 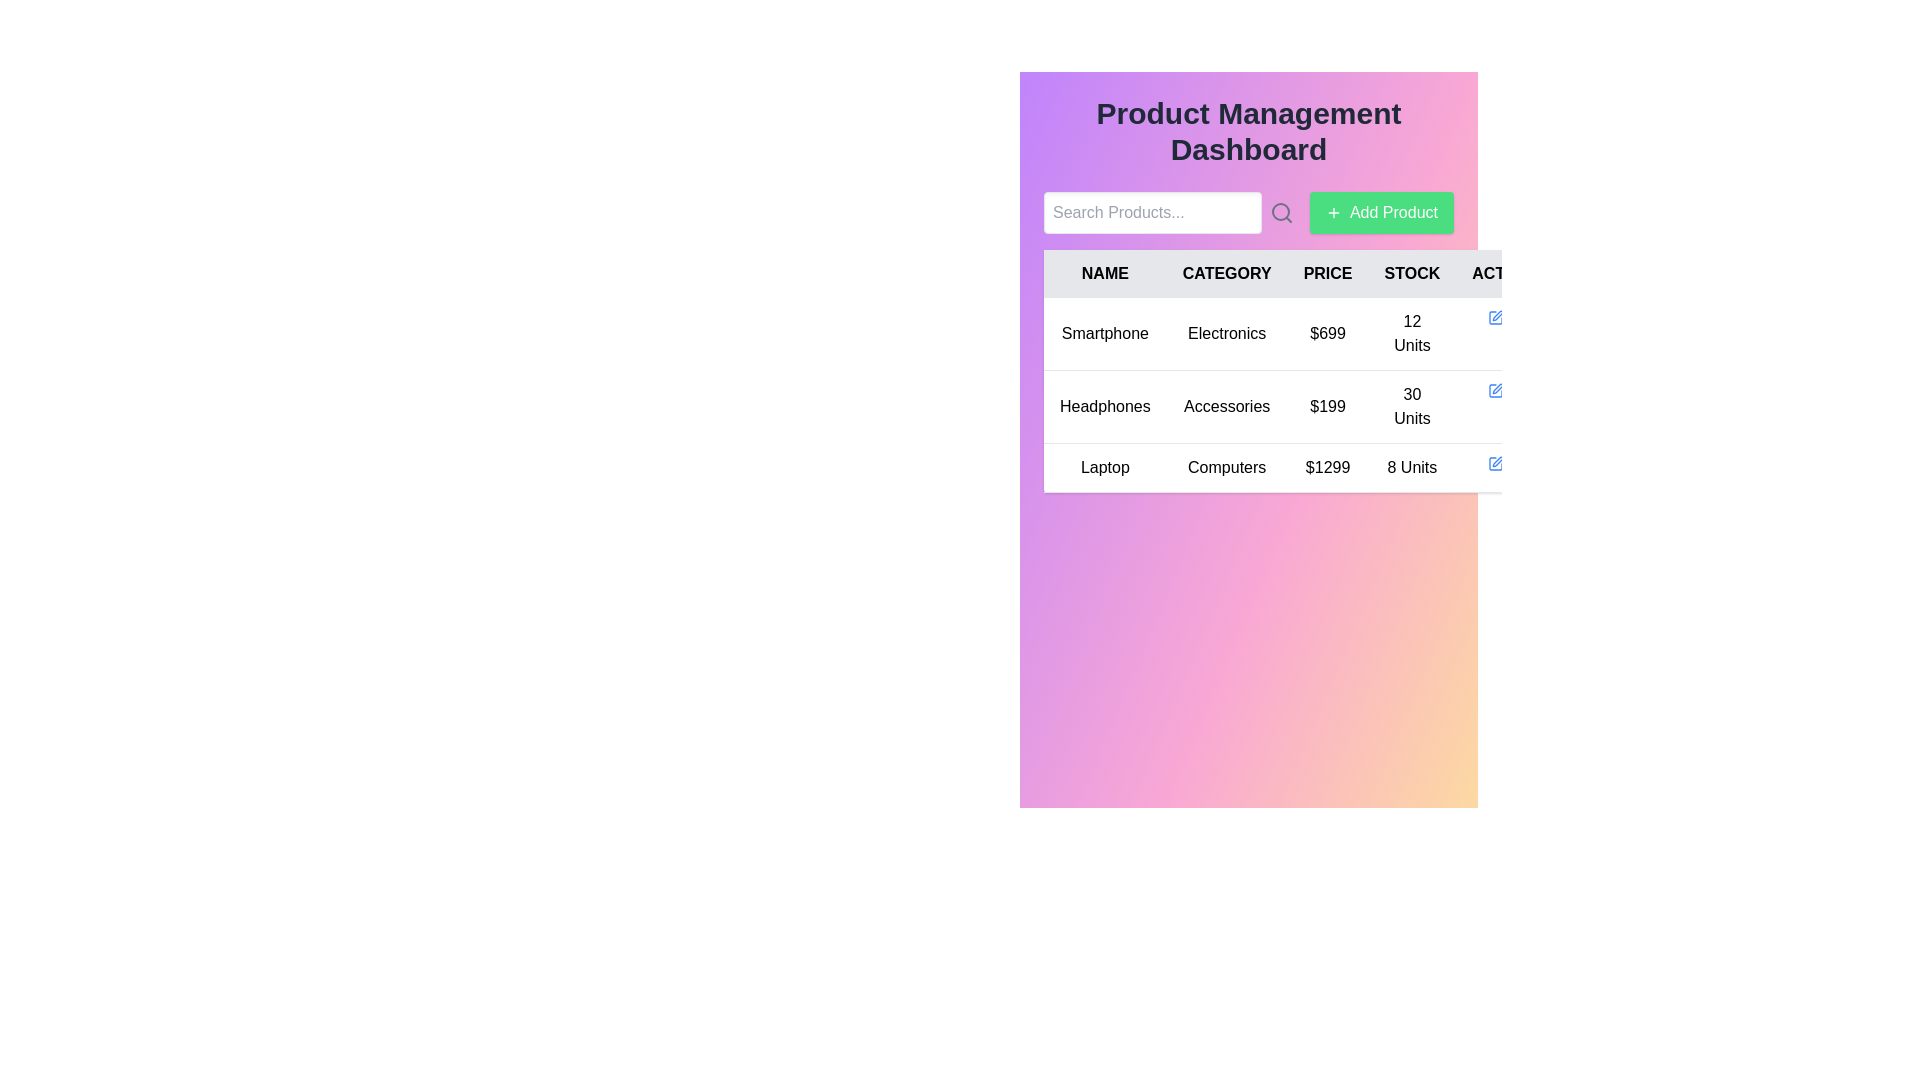 What do you see at coordinates (1411, 273) in the screenshot?
I see `the 'STOCK QUANTITIES' label in the fourth position of the table header, which is located between the 'PRICE' and 'ACTIONS' labels` at bounding box center [1411, 273].